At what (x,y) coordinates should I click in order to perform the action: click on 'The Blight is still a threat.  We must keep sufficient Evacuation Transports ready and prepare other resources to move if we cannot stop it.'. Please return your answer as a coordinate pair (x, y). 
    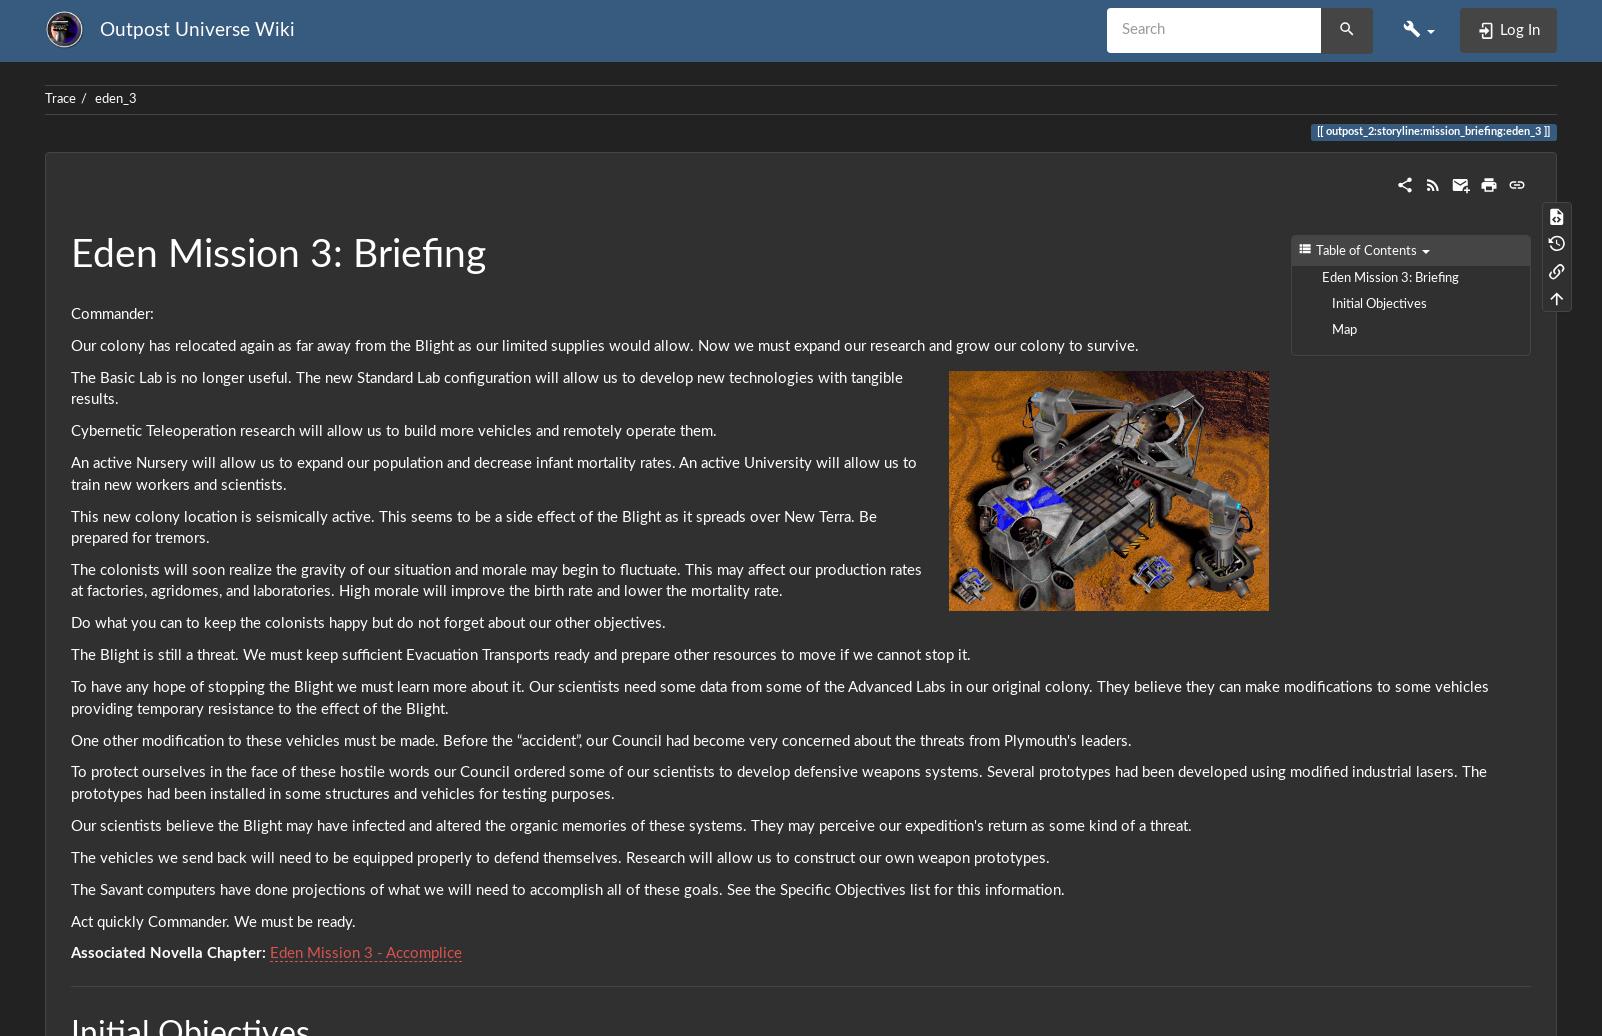
    Looking at the image, I should click on (520, 655).